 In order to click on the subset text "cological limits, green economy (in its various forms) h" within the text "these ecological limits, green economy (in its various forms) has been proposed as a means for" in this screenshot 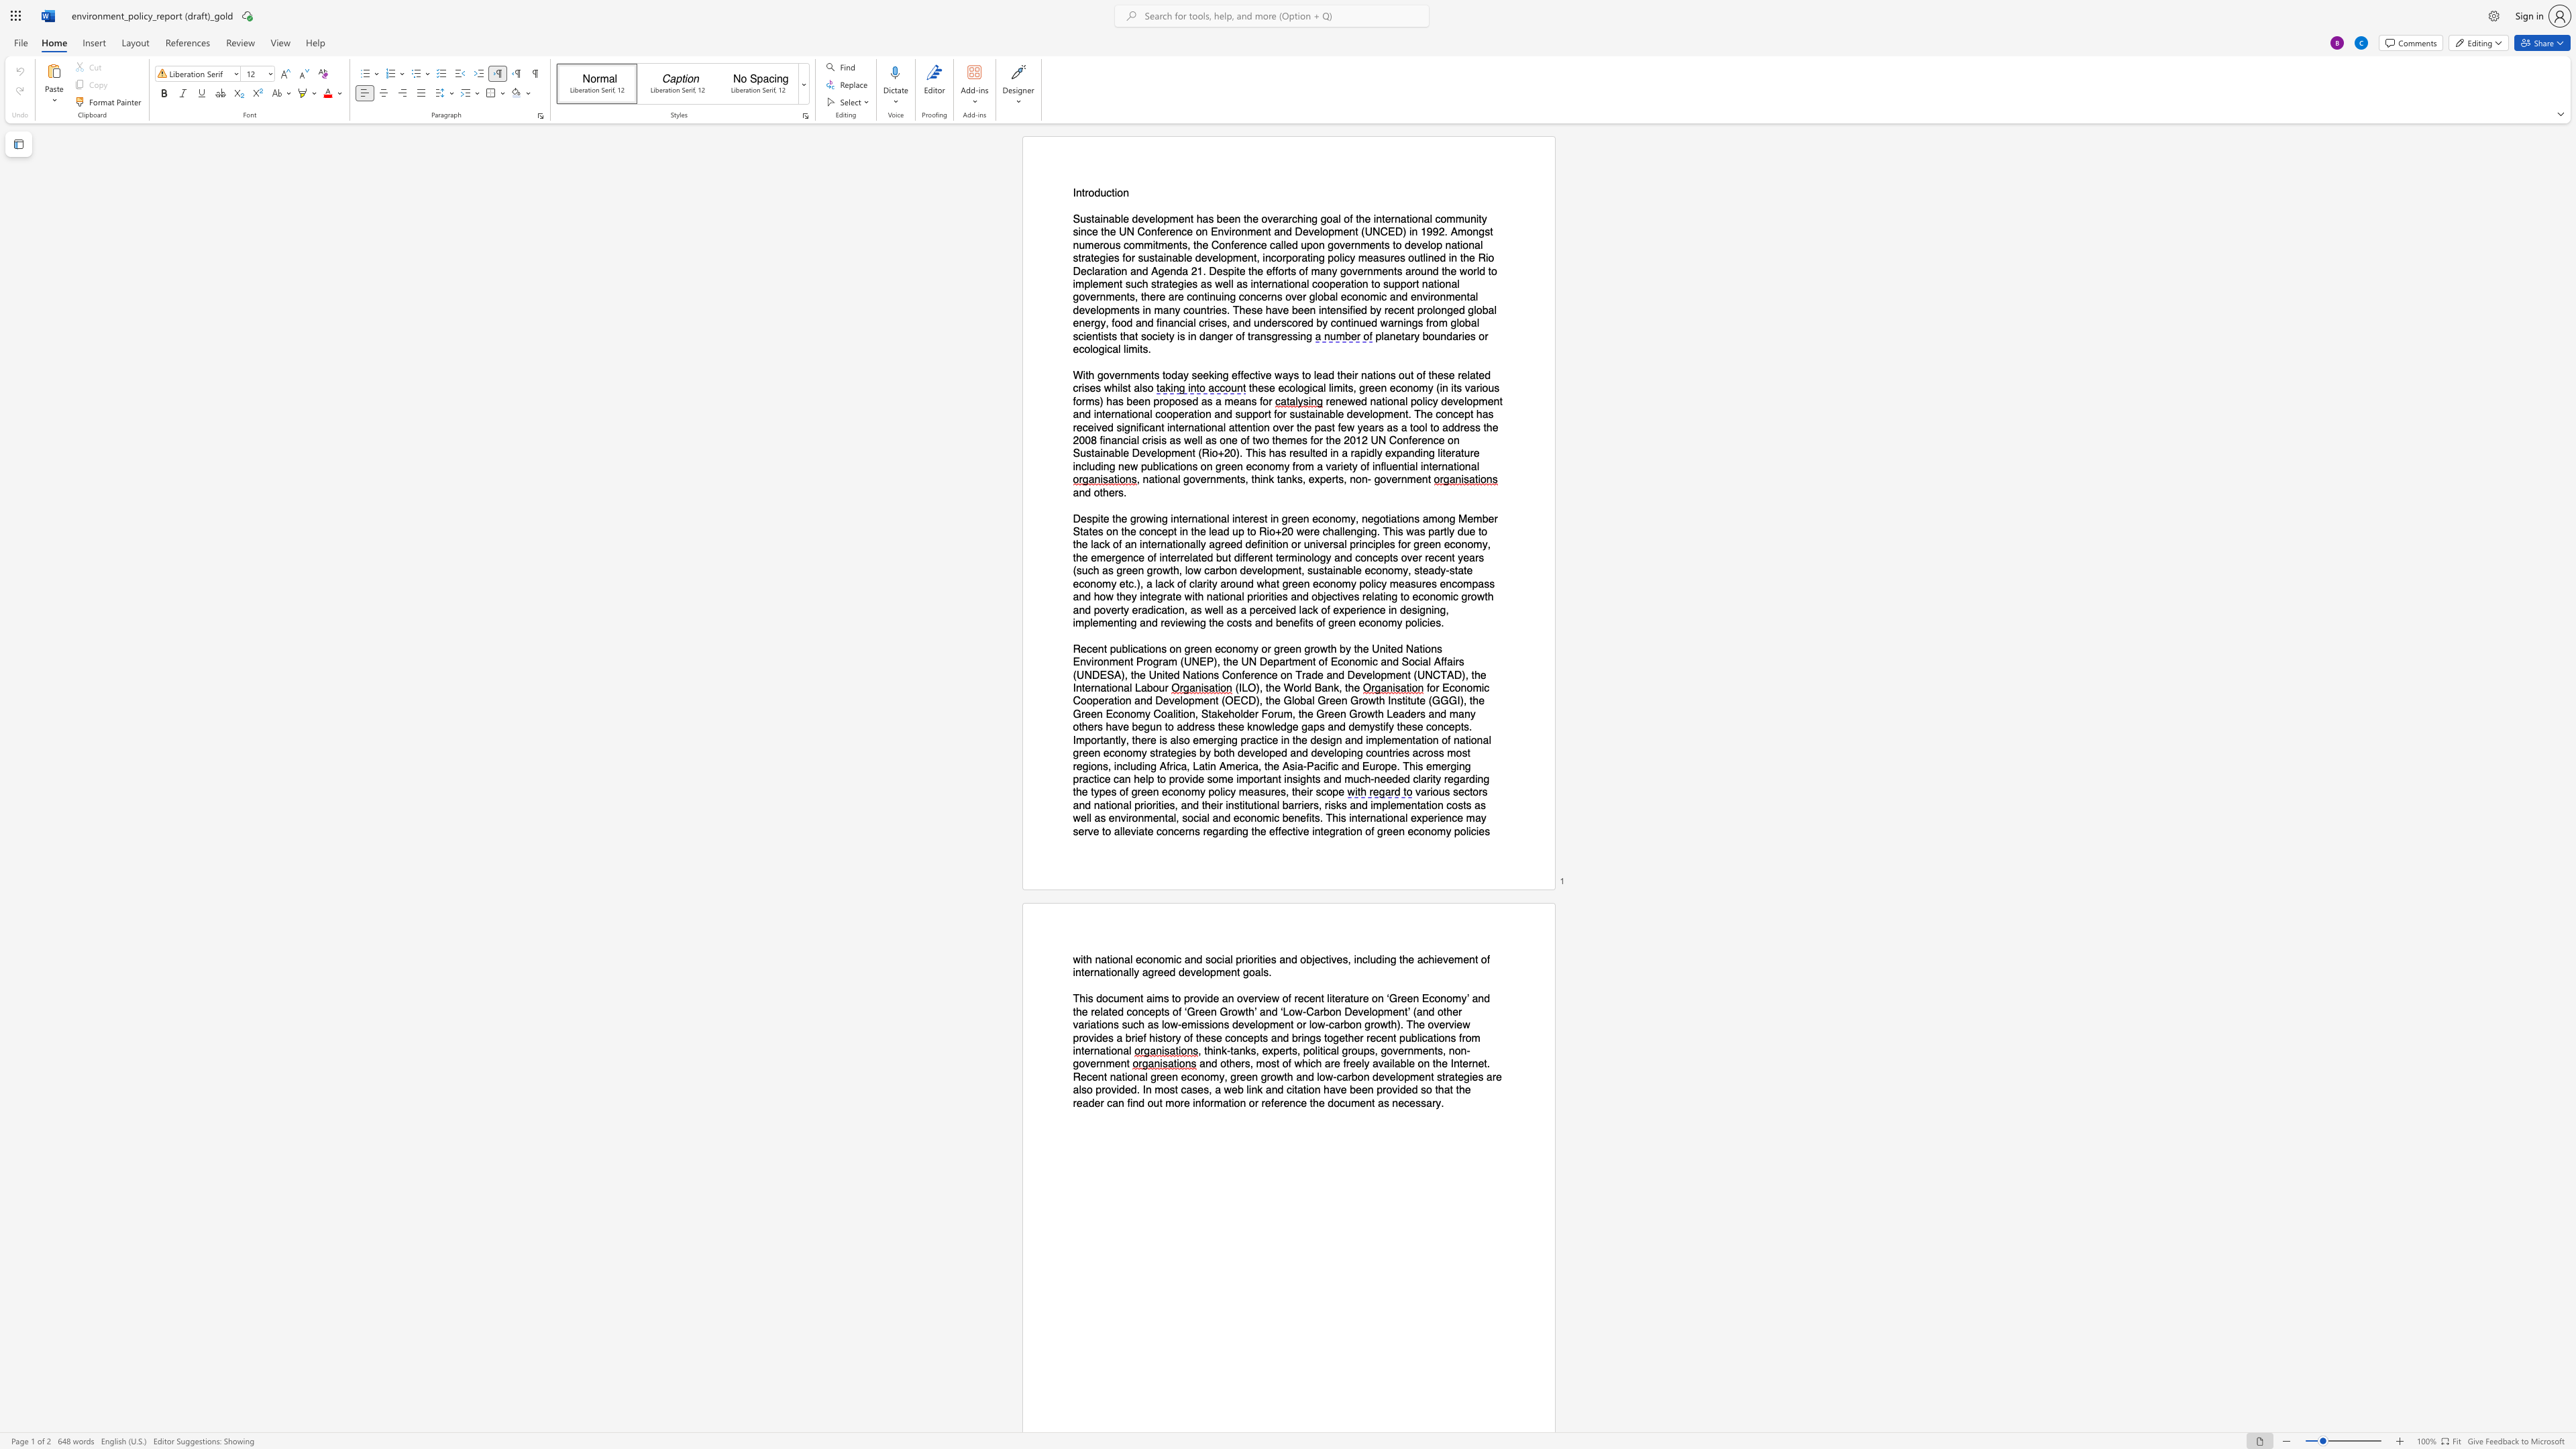, I will do `click(1283, 388)`.